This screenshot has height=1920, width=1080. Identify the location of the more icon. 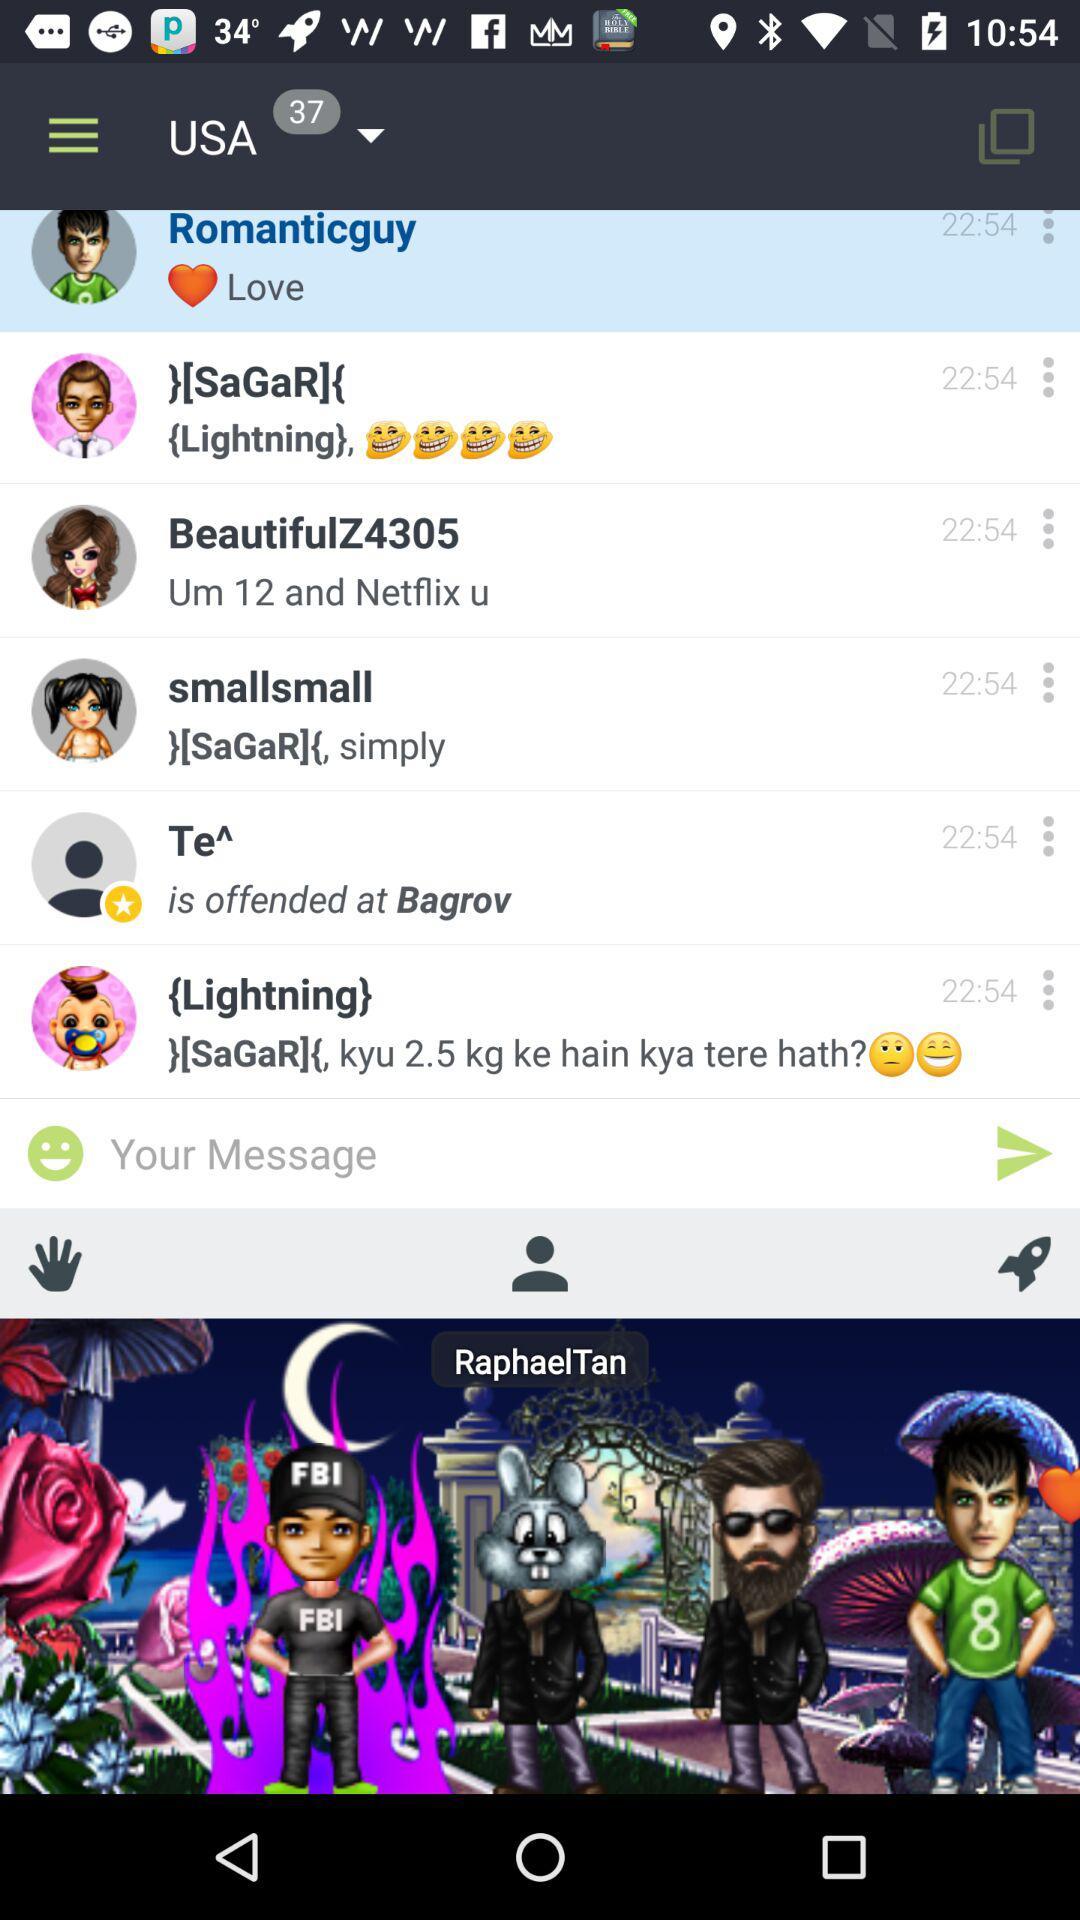
(1047, 528).